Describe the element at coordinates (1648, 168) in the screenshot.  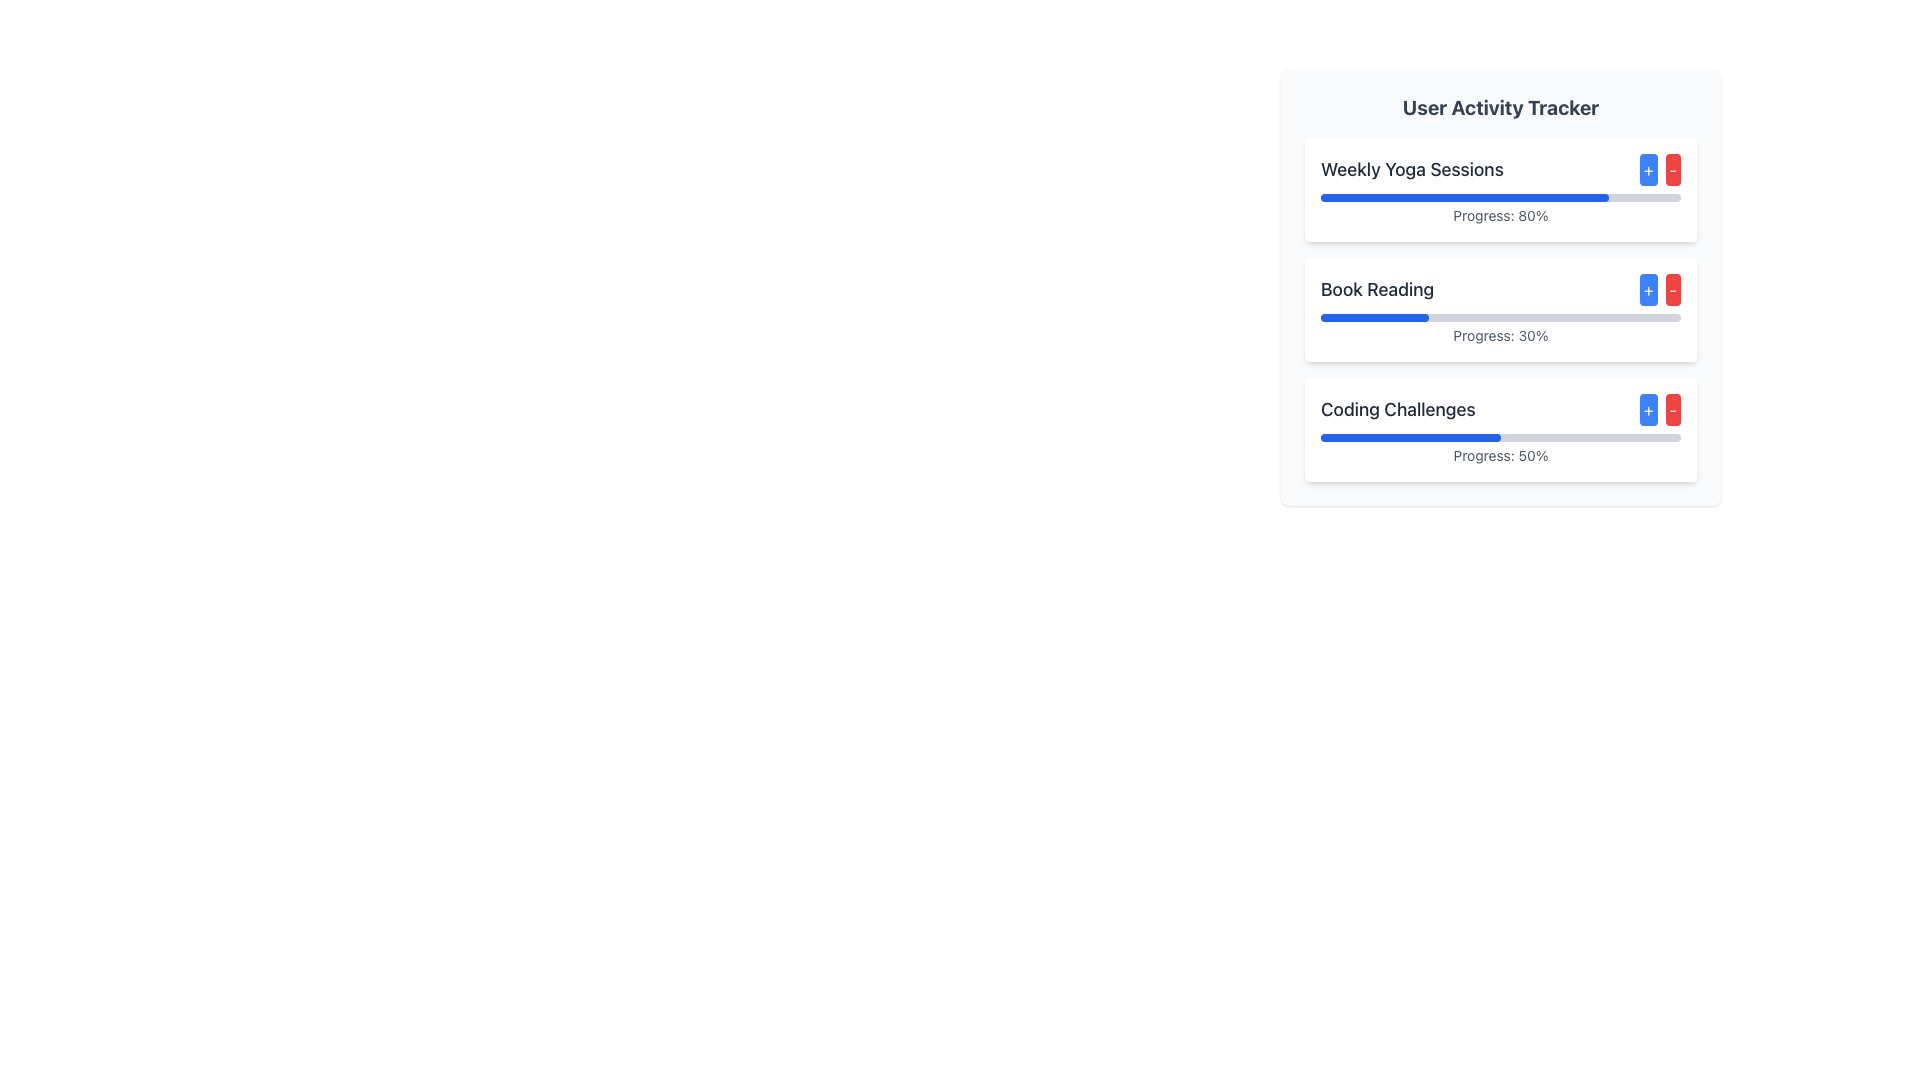
I see `the small square button with rounded corners and a blue background that contains a white '+' text, located adjacent to a red 'minus' button in the 'Weekly Yoga Sessions' activity tracker row` at that location.